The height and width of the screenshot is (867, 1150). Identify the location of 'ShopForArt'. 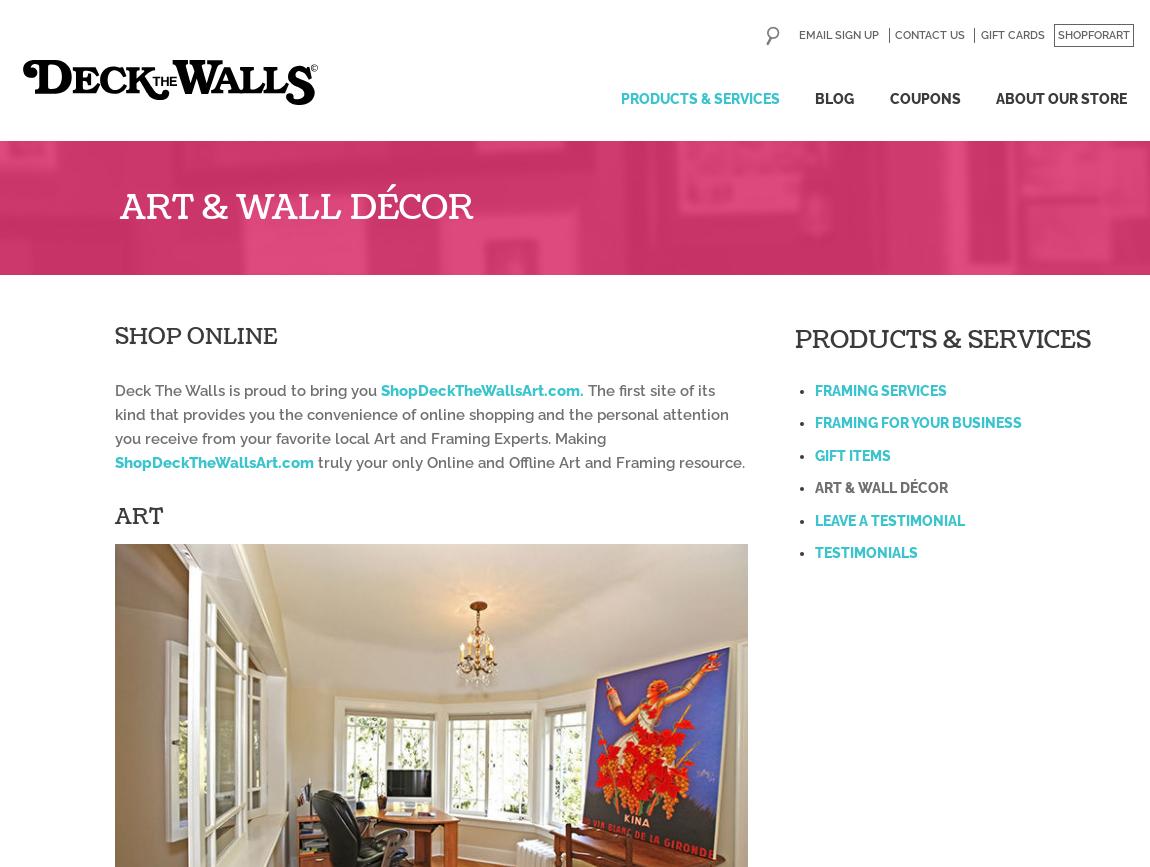
(1093, 35).